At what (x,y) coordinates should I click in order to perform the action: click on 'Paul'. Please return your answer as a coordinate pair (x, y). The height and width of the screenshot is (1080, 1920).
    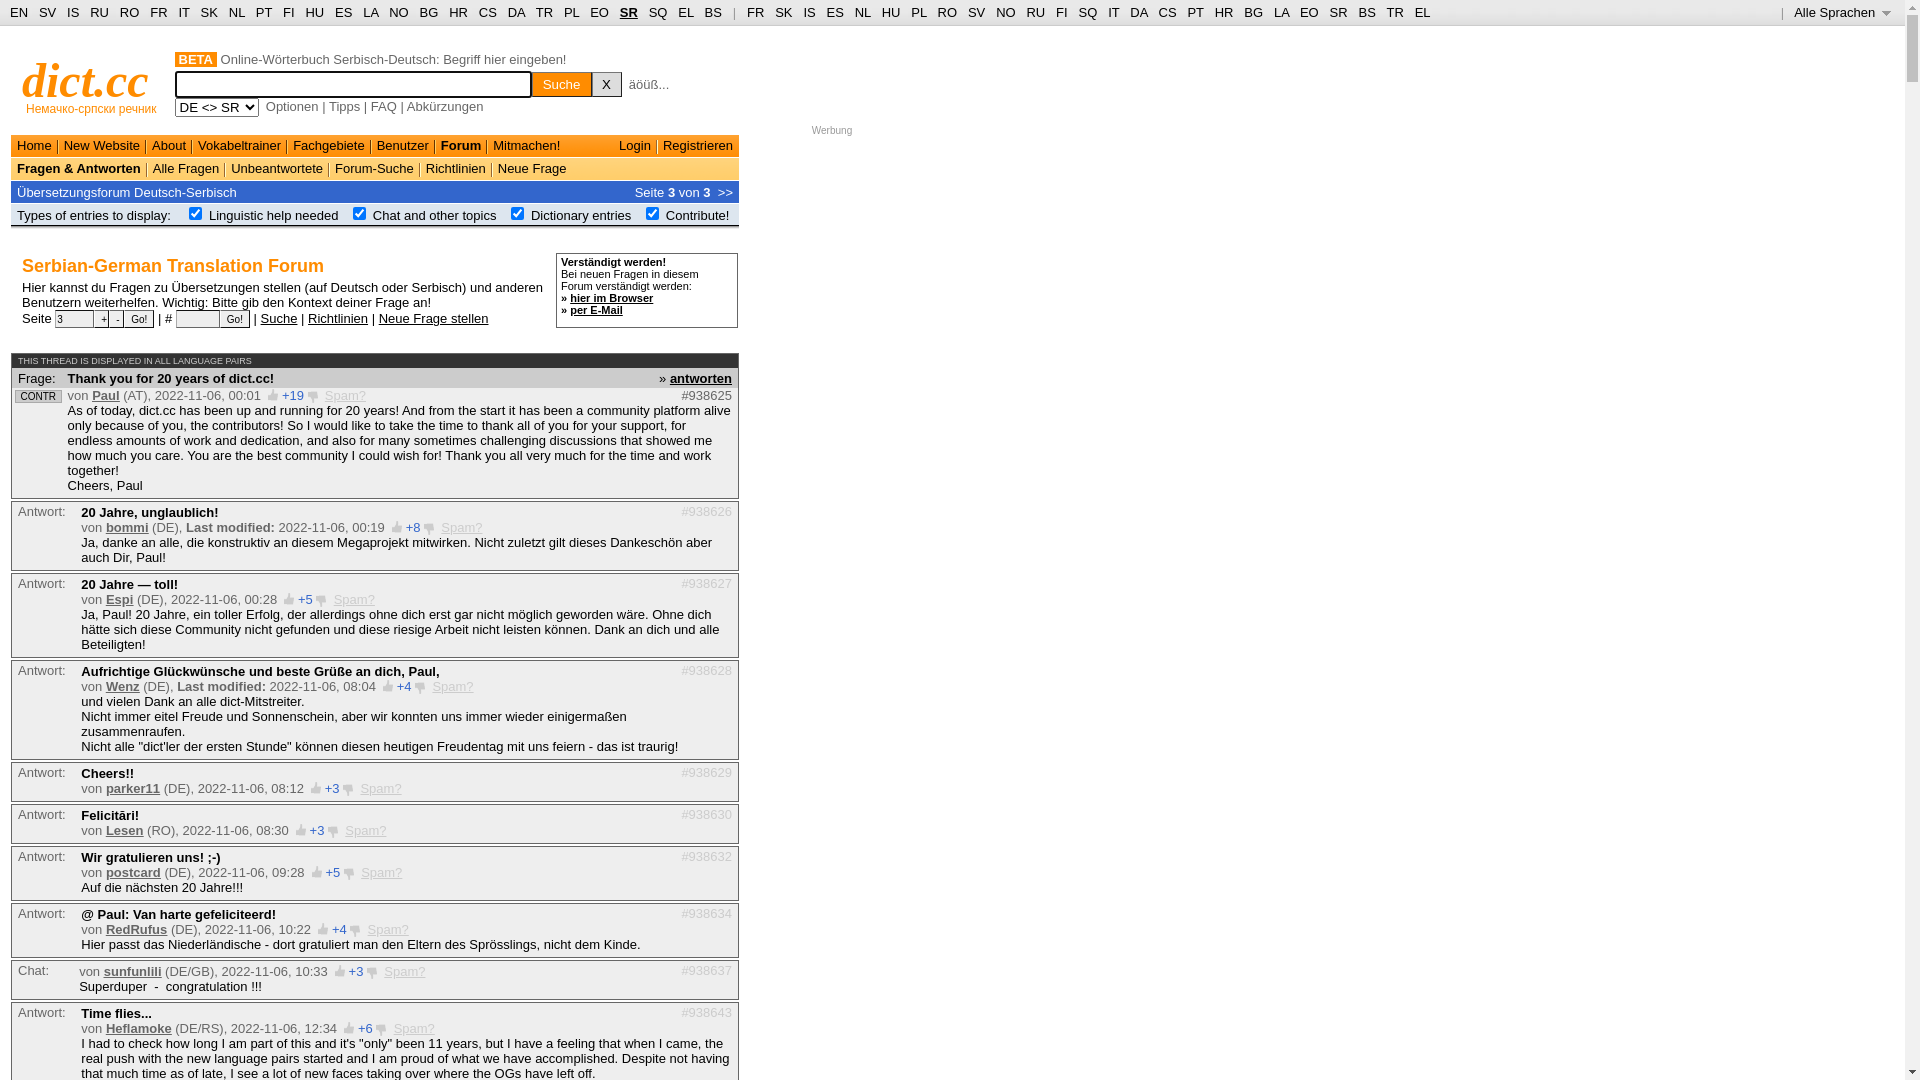
    Looking at the image, I should click on (104, 395).